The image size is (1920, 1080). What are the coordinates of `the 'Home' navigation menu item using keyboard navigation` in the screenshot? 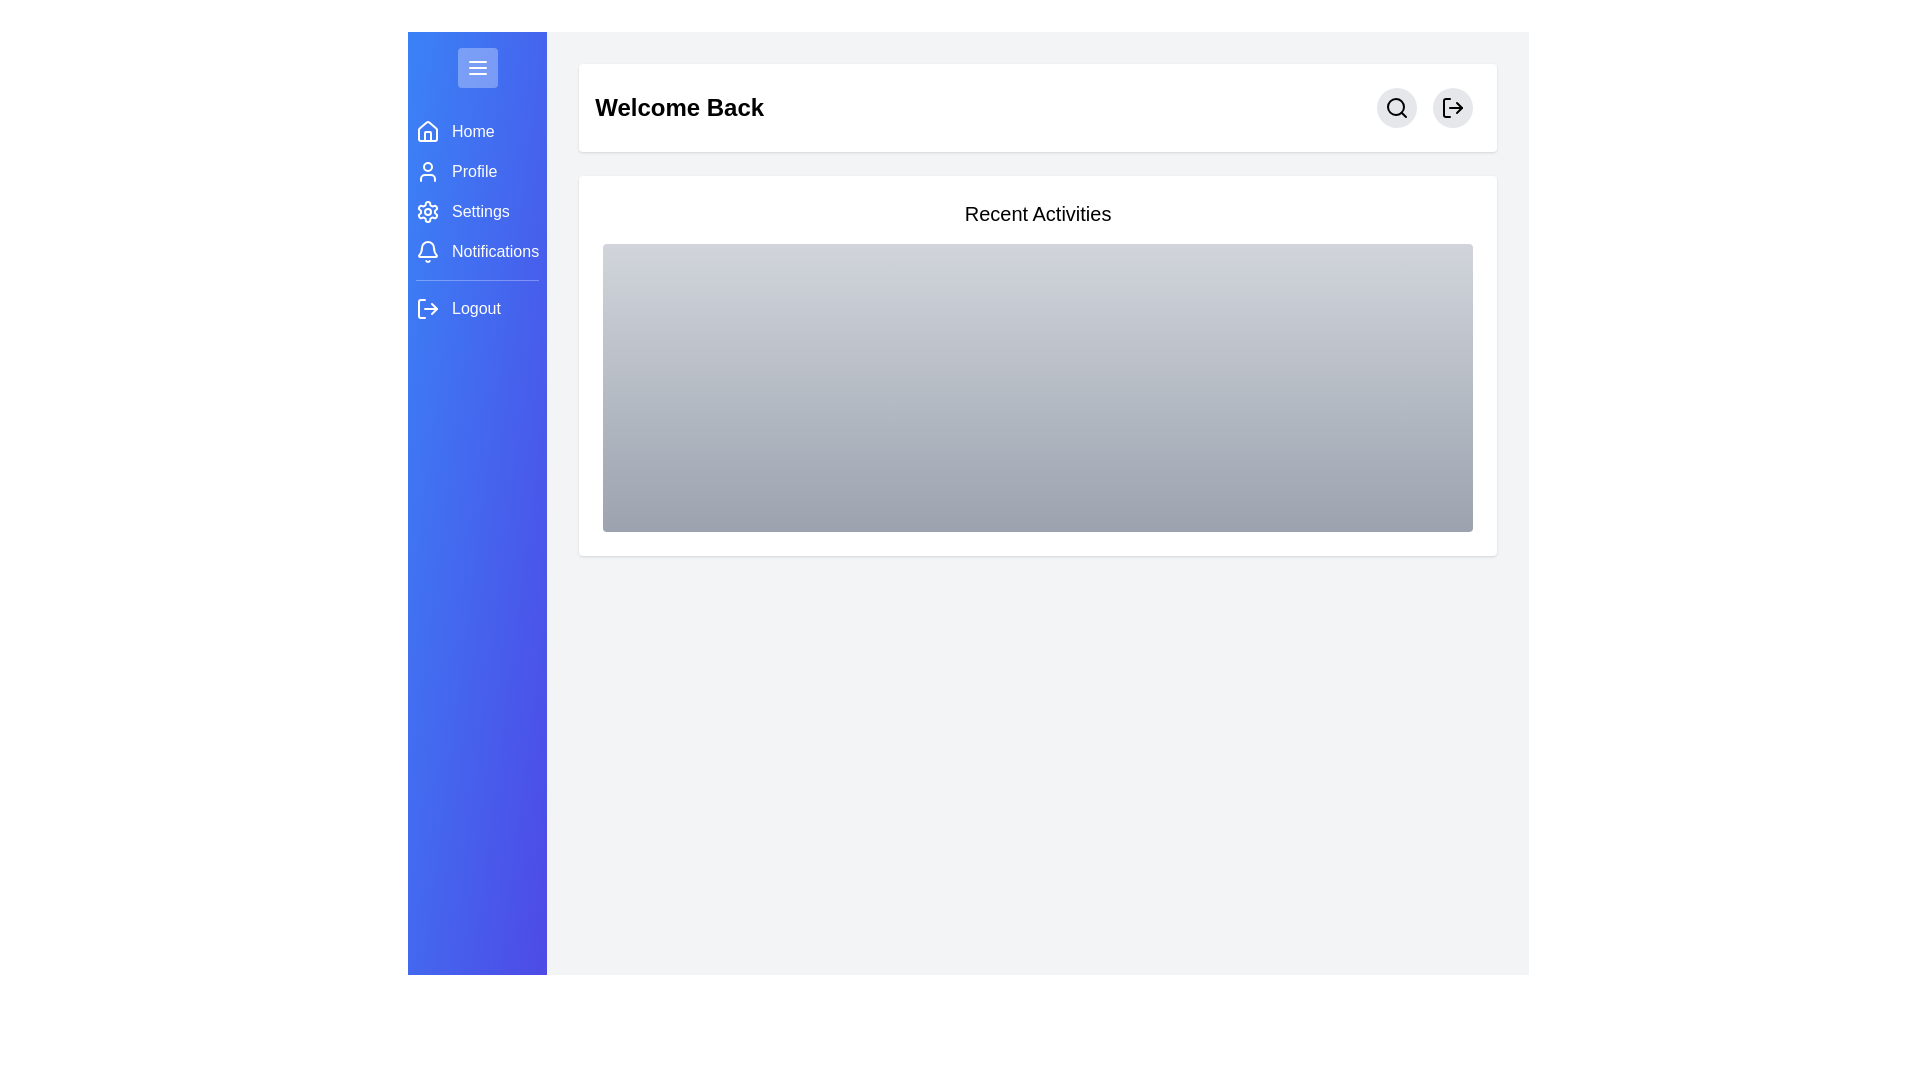 It's located at (476, 131).